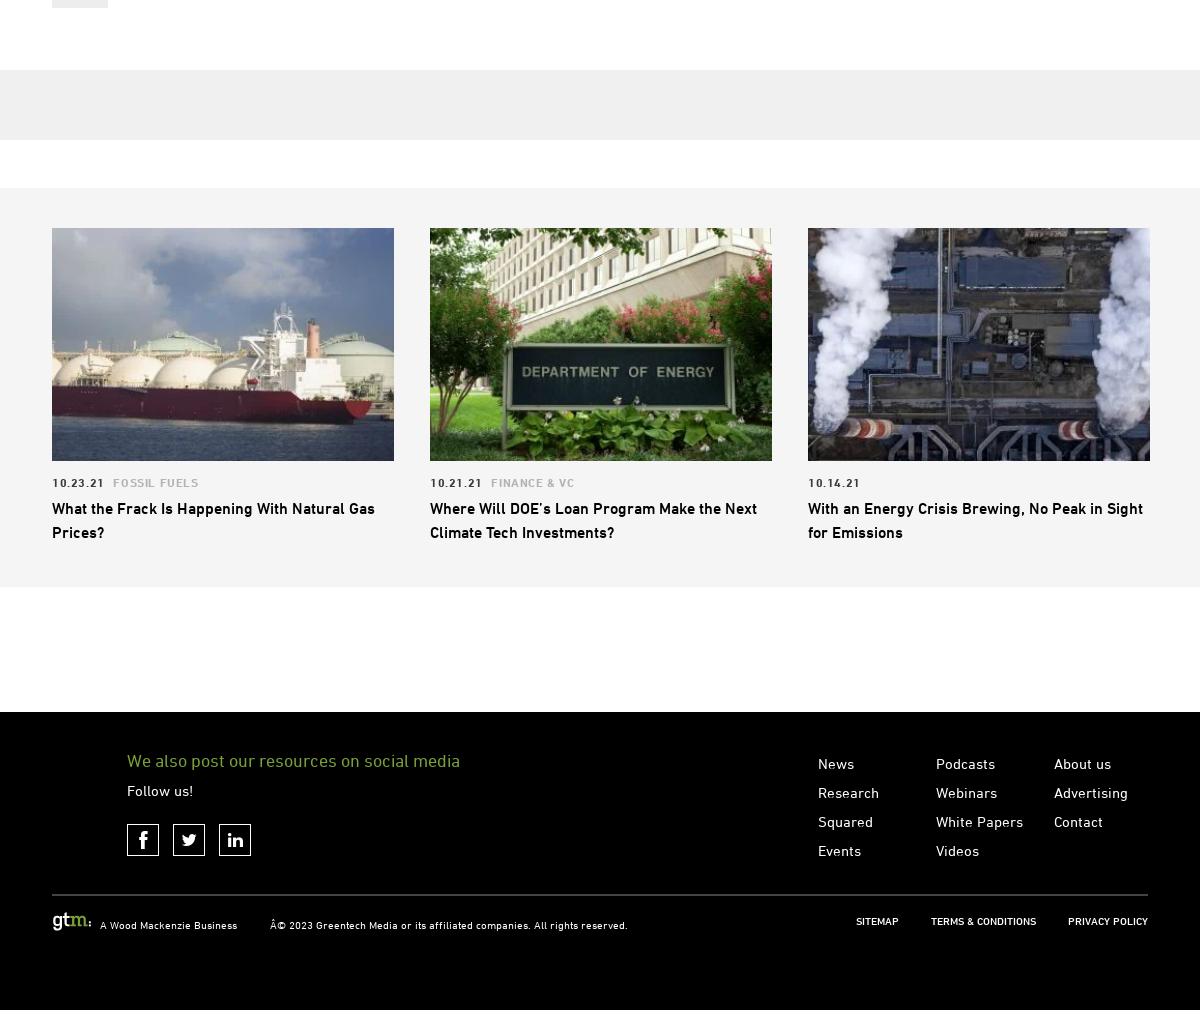 The height and width of the screenshot is (1035, 1200). What do you see at coordinates (966, 875) in the screenshot?
I see `'Webinars'` at bounding box center [966, 875].